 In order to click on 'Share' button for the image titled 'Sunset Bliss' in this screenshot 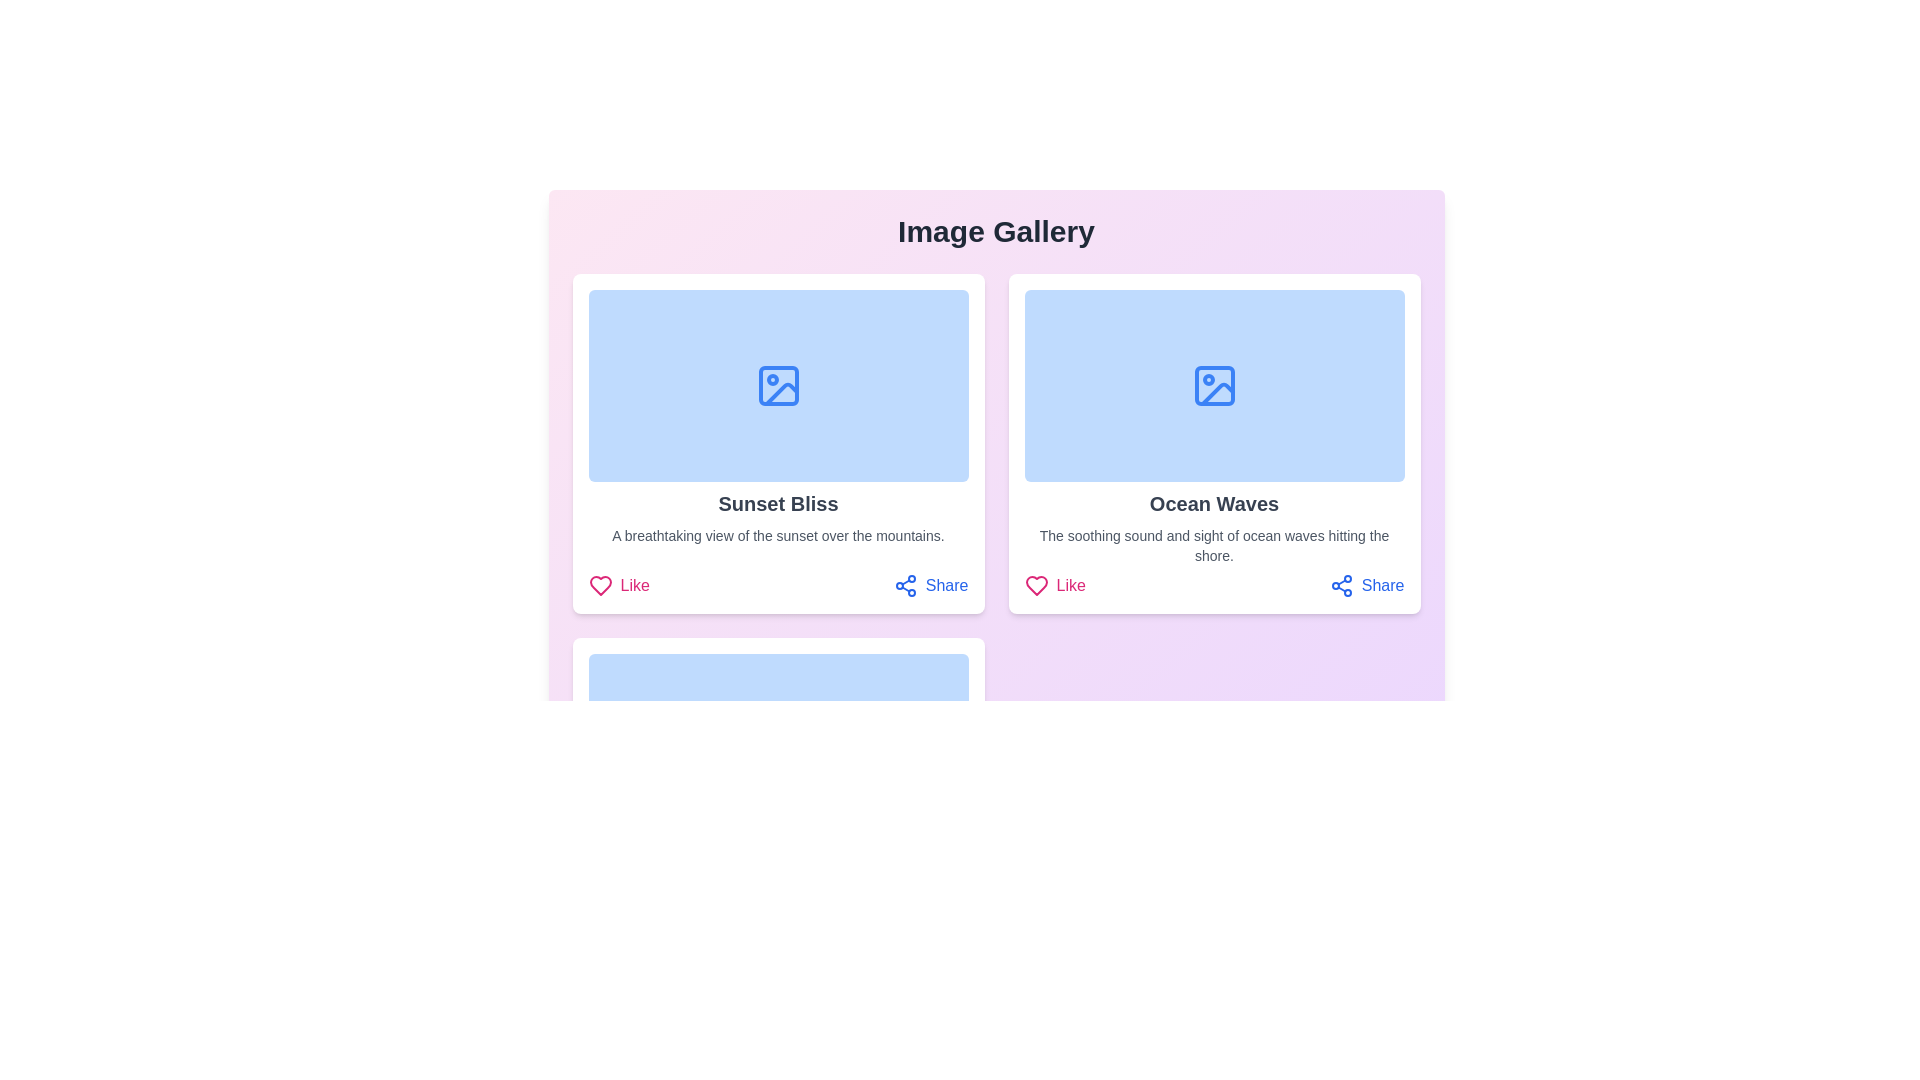, I will do `click(930, 585)`.